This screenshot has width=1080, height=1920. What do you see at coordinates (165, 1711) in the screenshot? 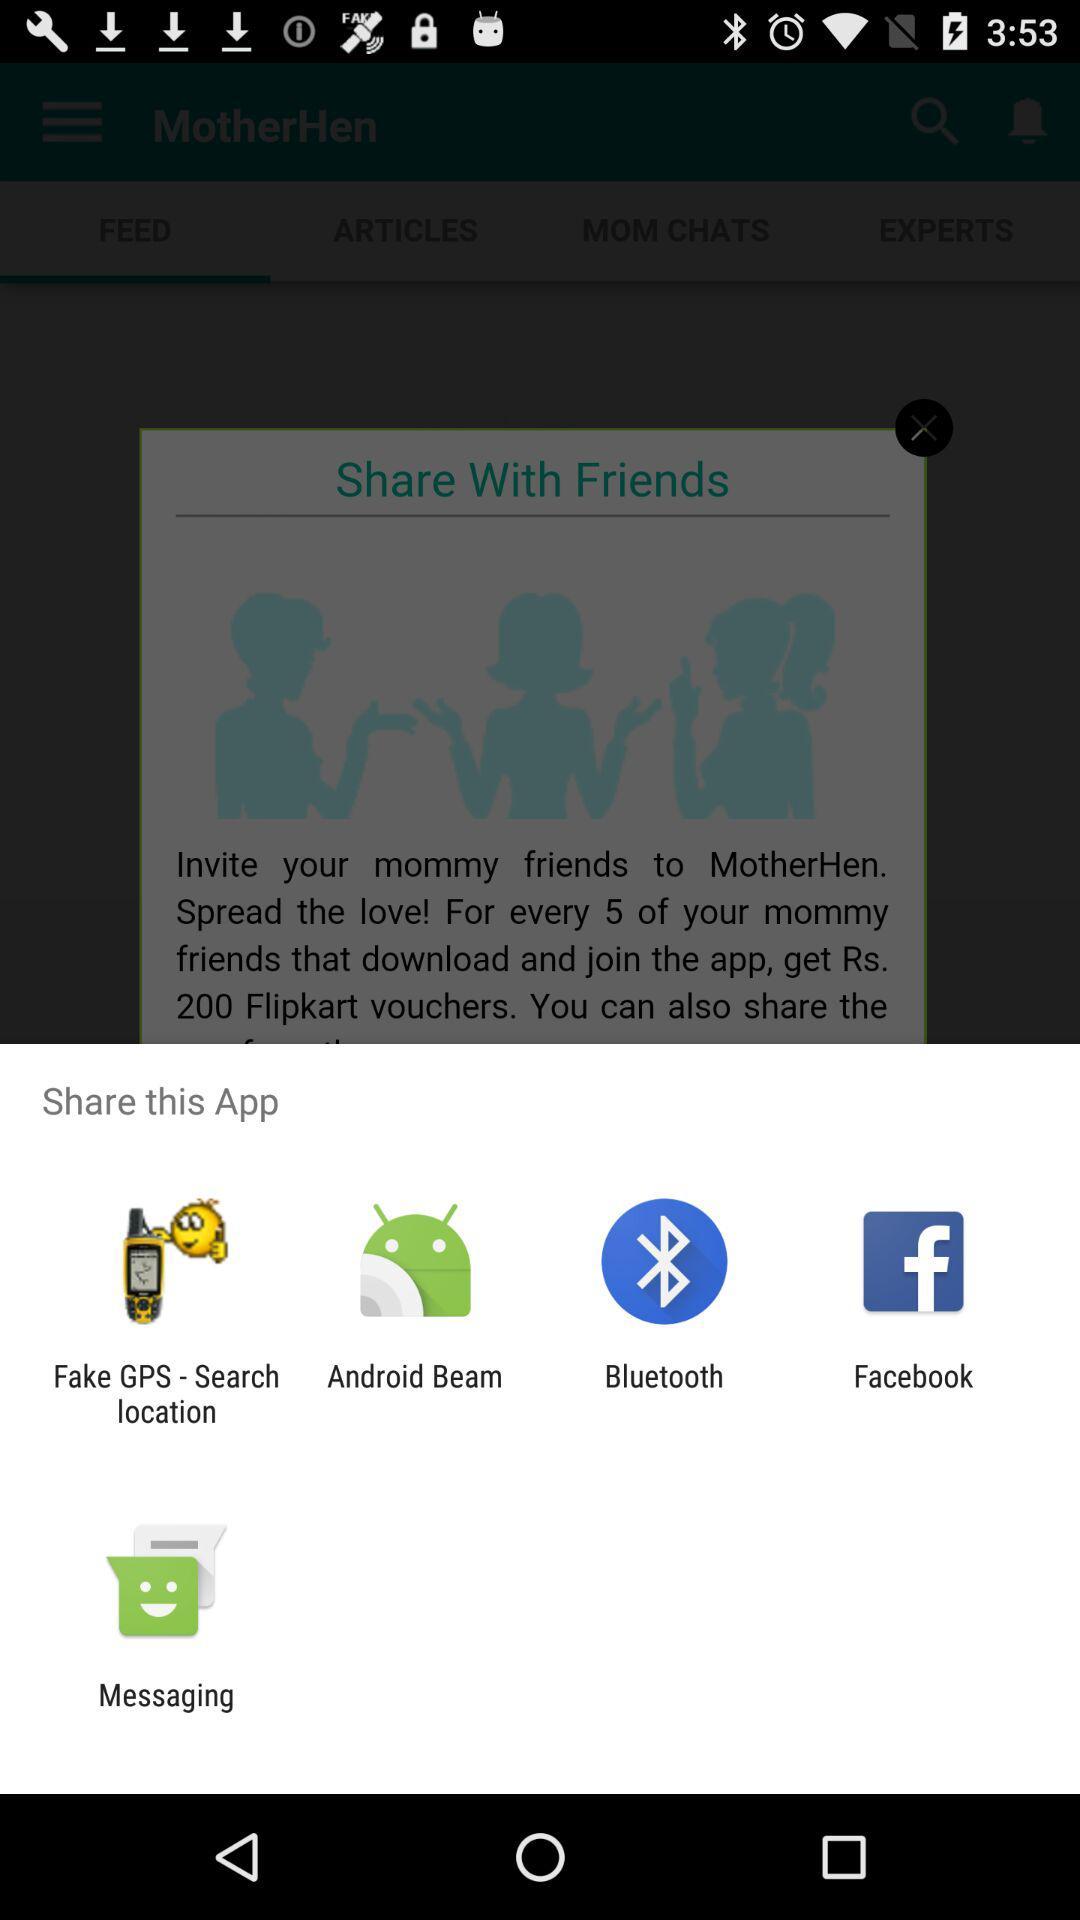
I see `messaging` at bounding box center [165, 1711].